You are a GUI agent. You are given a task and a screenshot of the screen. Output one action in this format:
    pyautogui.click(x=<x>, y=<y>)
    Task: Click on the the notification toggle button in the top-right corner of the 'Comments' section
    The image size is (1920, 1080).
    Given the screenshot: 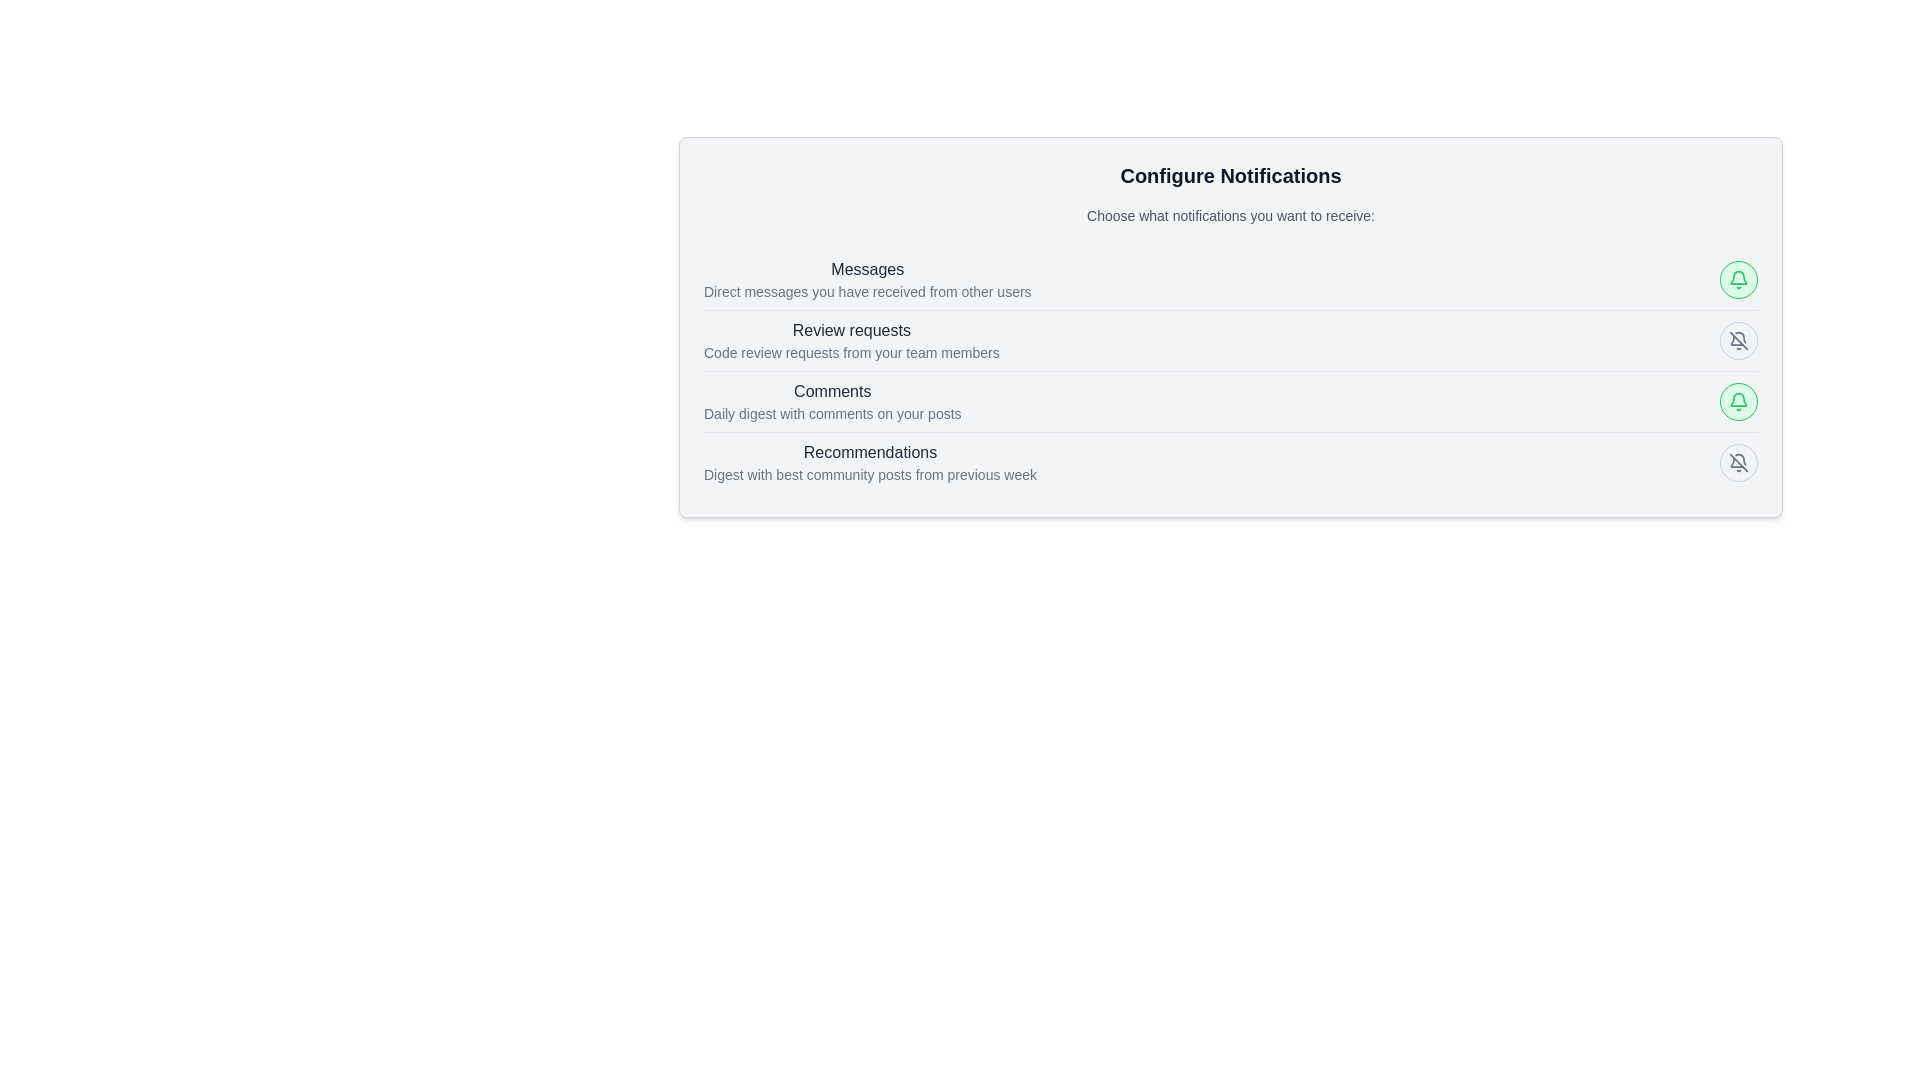 What is the action you would take?
    pyautogui.click(x=1737, y=401)
    